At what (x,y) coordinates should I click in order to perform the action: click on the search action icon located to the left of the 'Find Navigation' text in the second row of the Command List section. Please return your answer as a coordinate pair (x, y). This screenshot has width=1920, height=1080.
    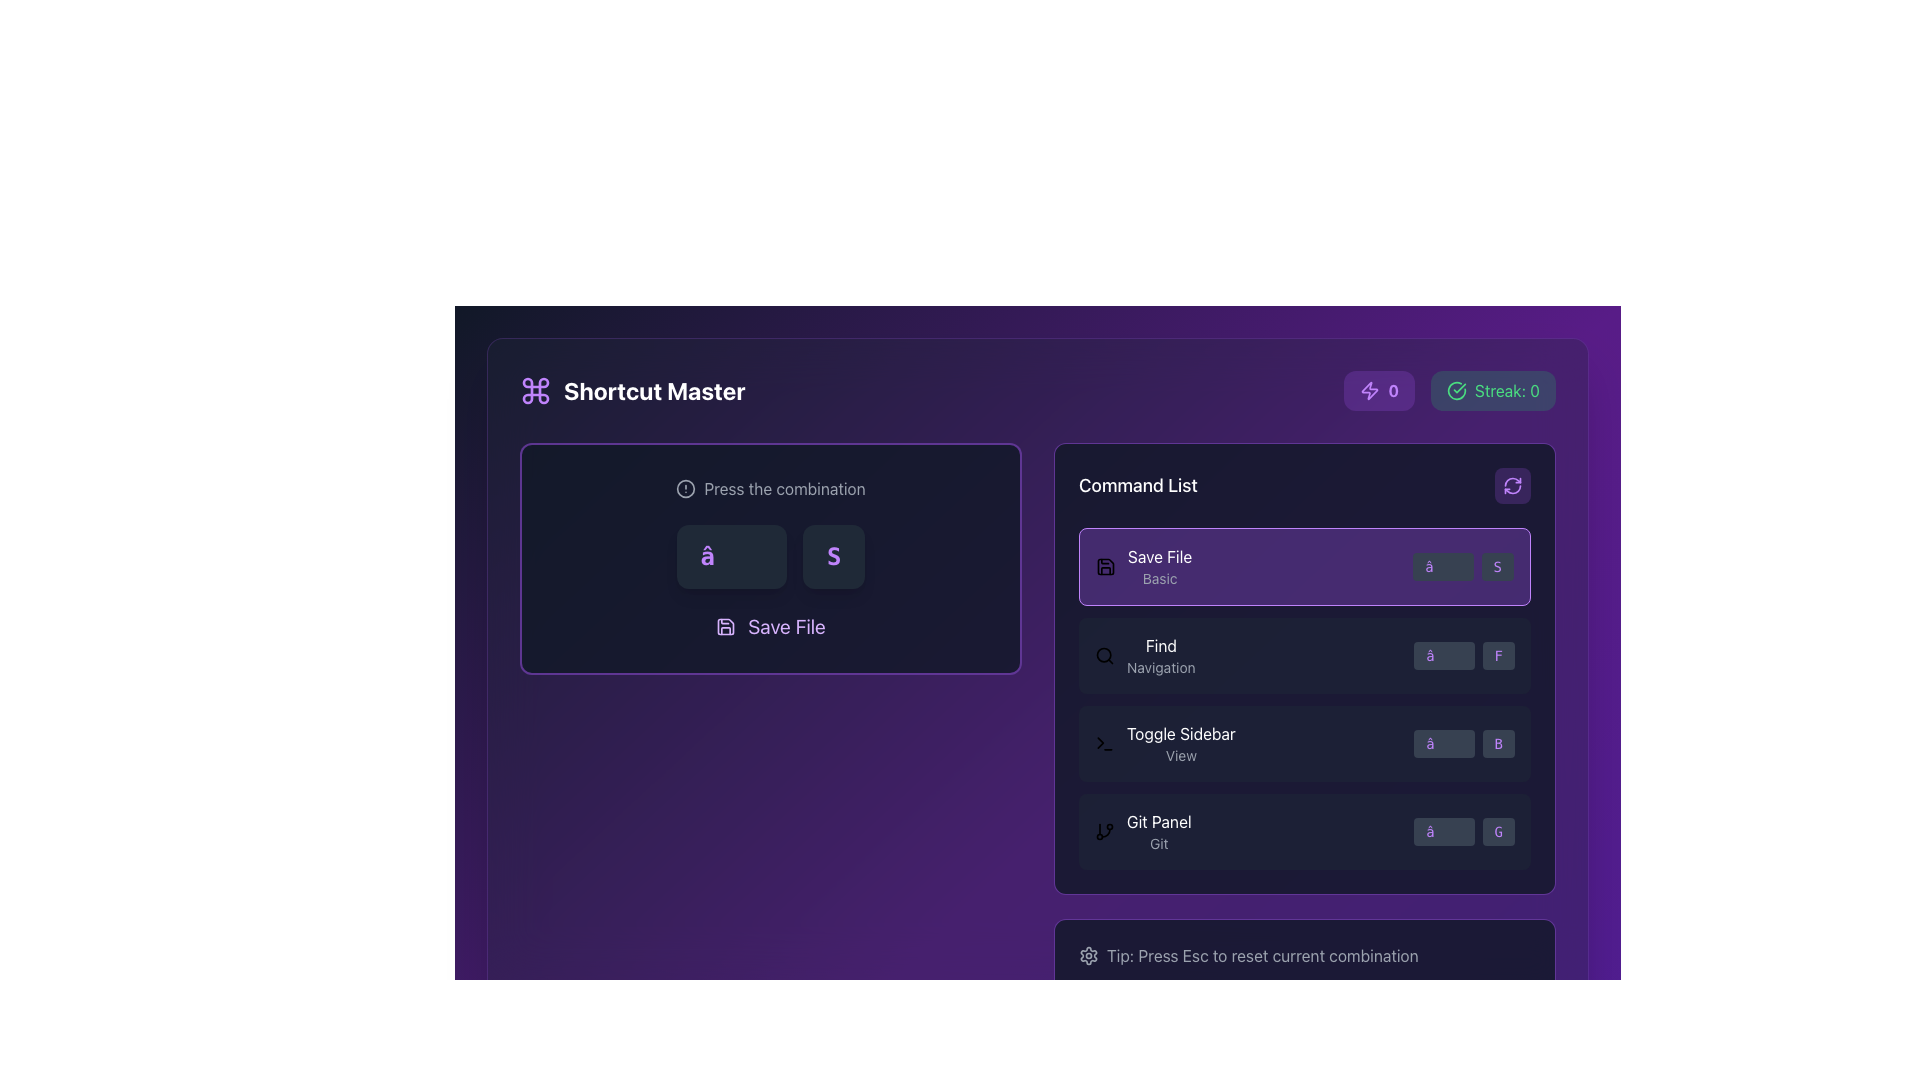
    Looking at the image, I should click on (1103, 655).